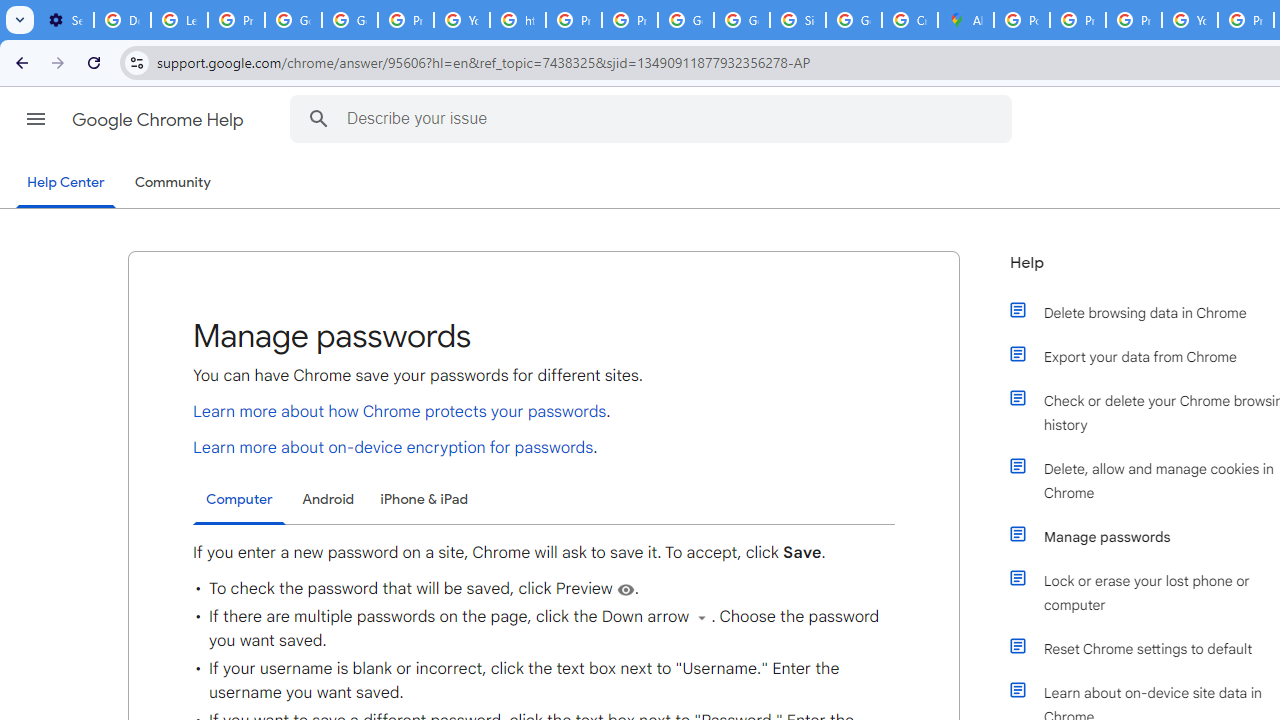 The image size is (1280, 720). I want to click on 'Describe your issue', so click(654, 118).